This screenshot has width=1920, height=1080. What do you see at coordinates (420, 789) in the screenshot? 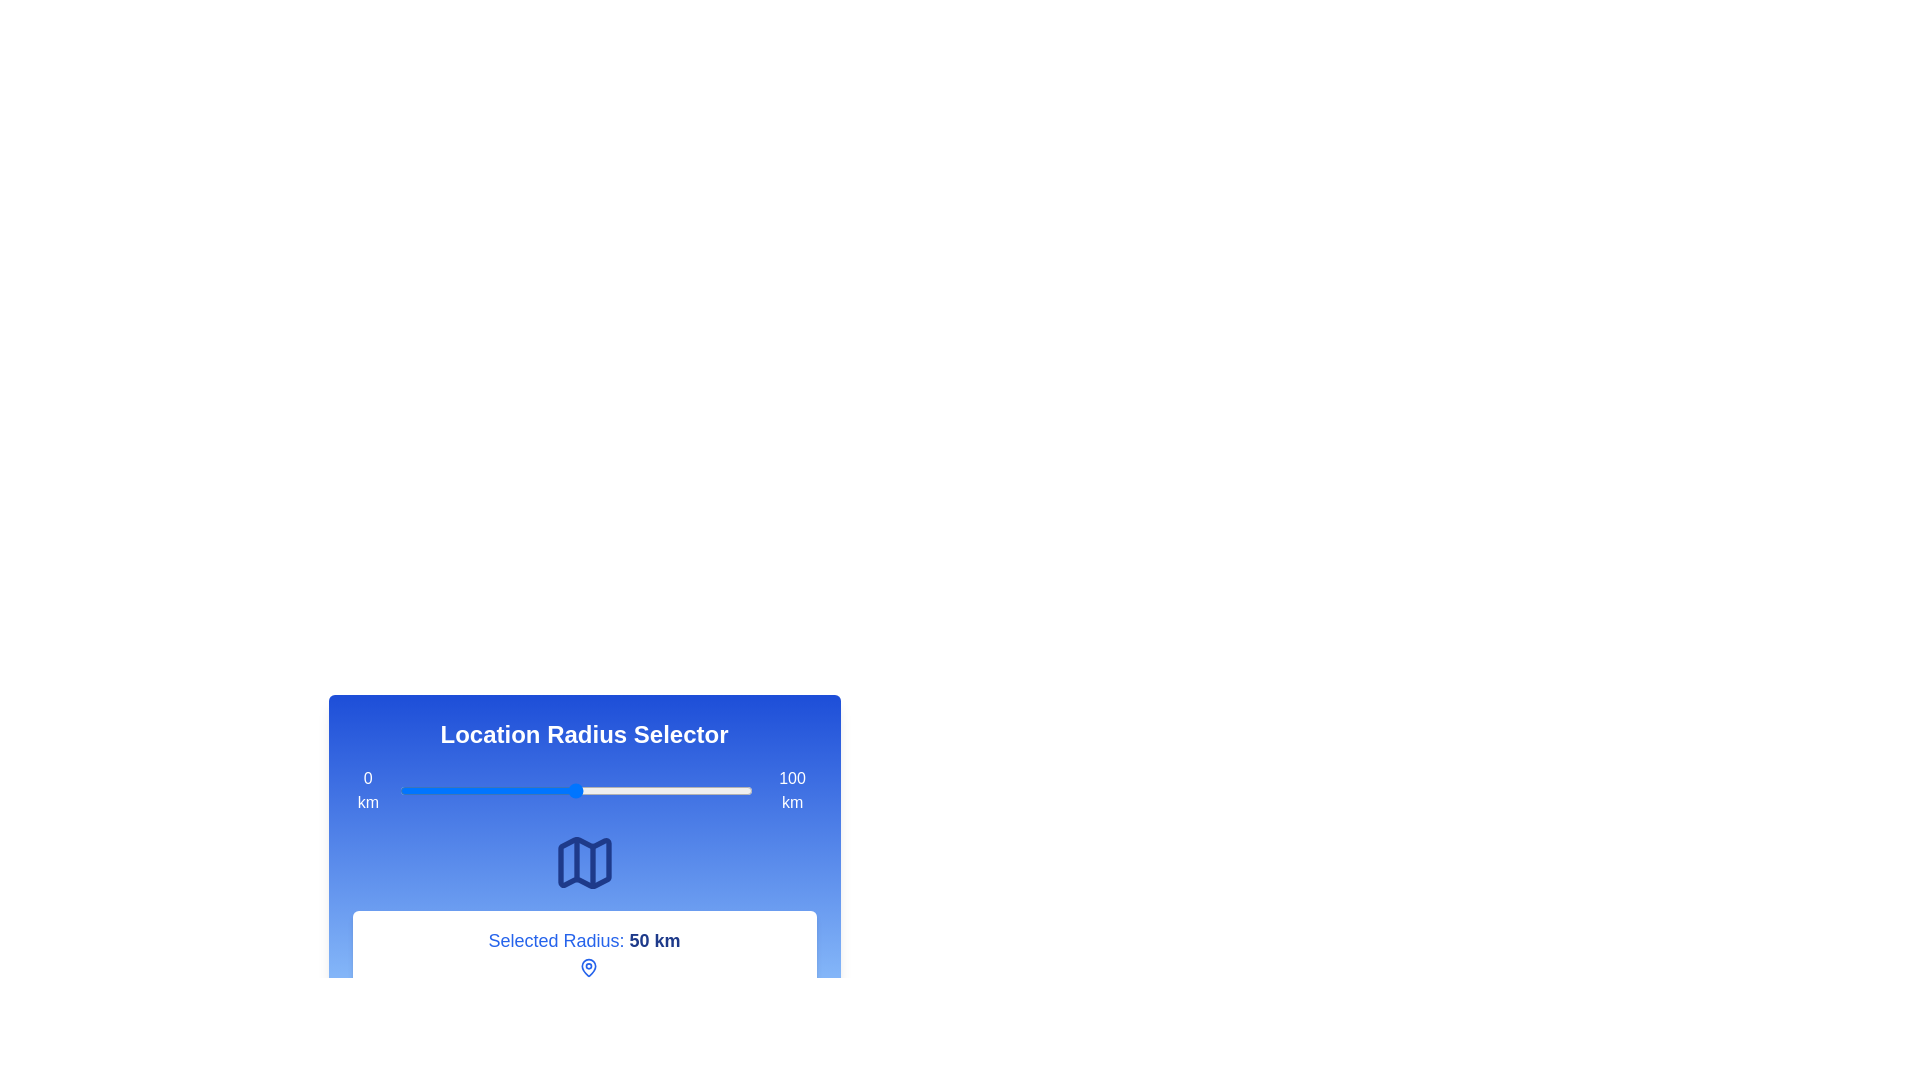
I see `the range slider to set the radius to 6 km` at bounding box center [420, 789].